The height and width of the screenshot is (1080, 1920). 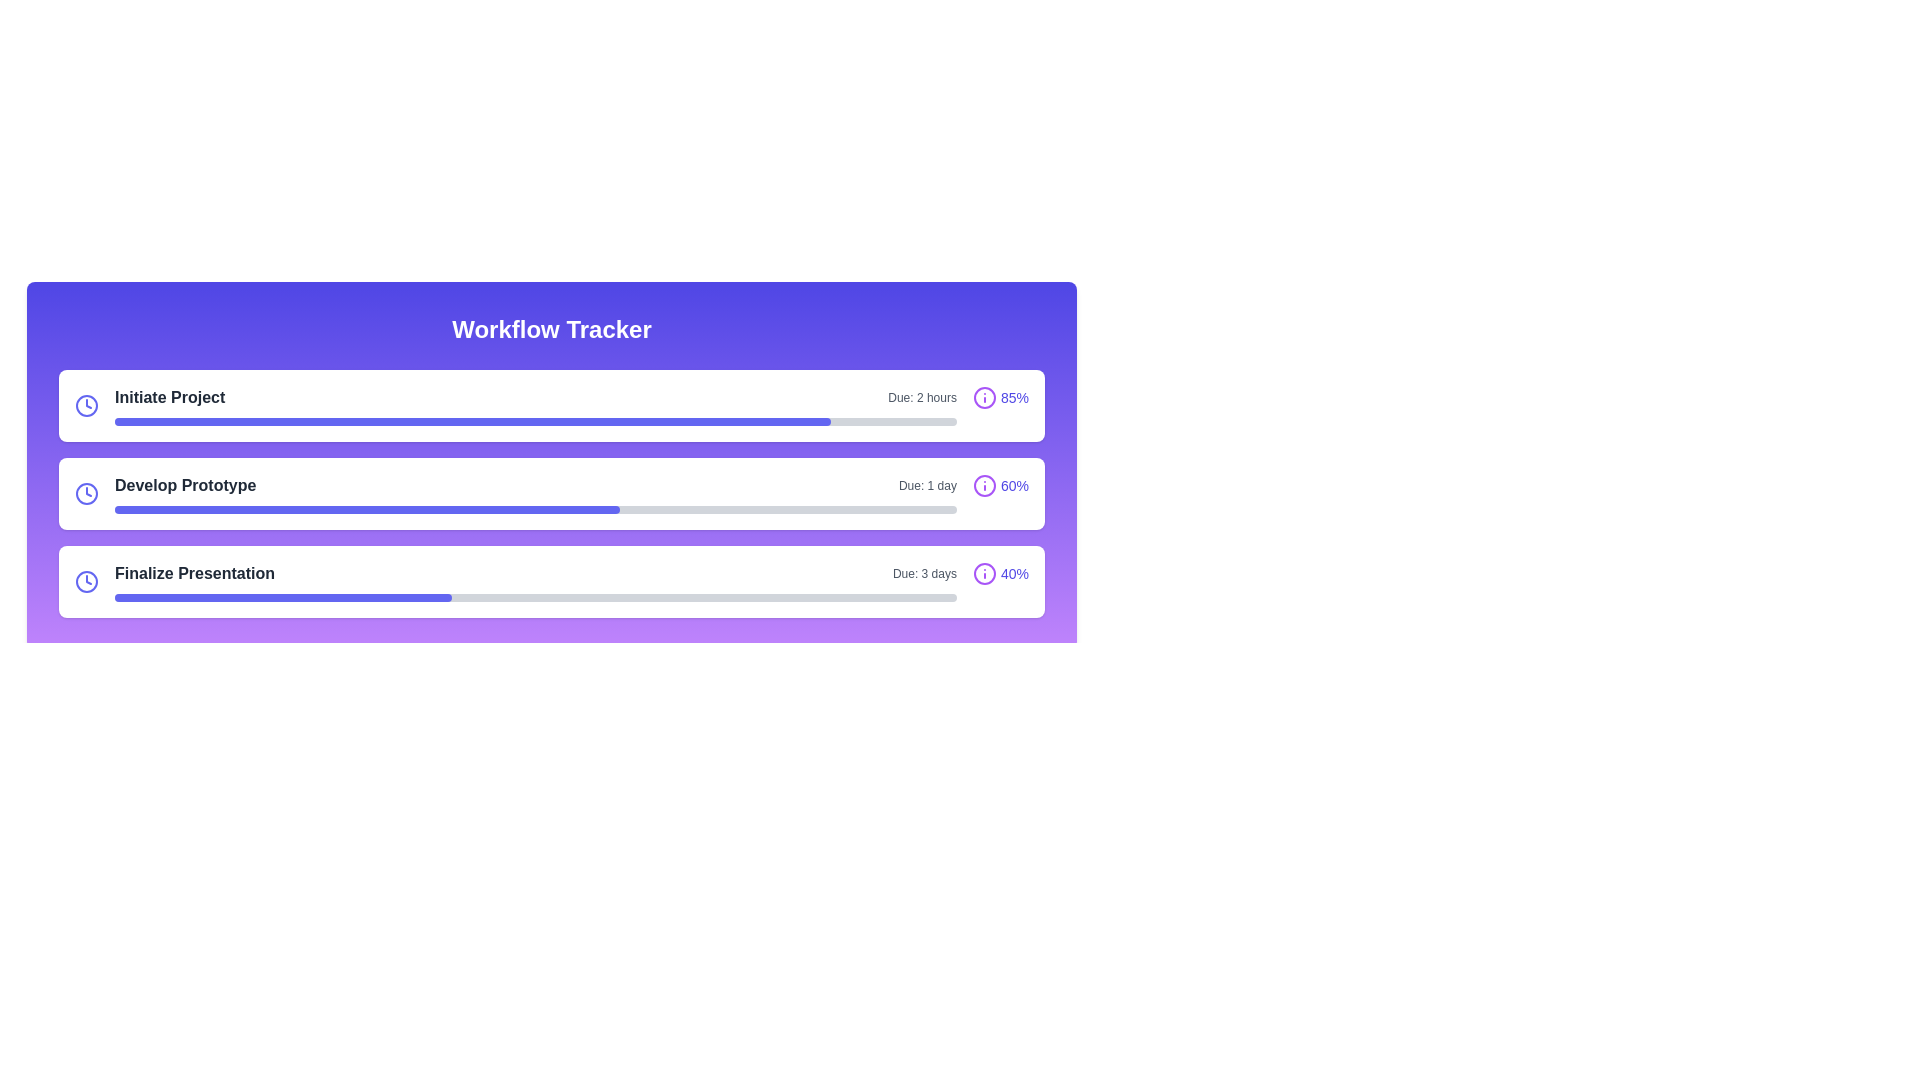 I want to click on the horizontal progress bar with a light gray background and indigo filled section, located at the bottom of the 'Finalize Presentation' section in the 'Workflow Tracker', so click(x=536, y=596).